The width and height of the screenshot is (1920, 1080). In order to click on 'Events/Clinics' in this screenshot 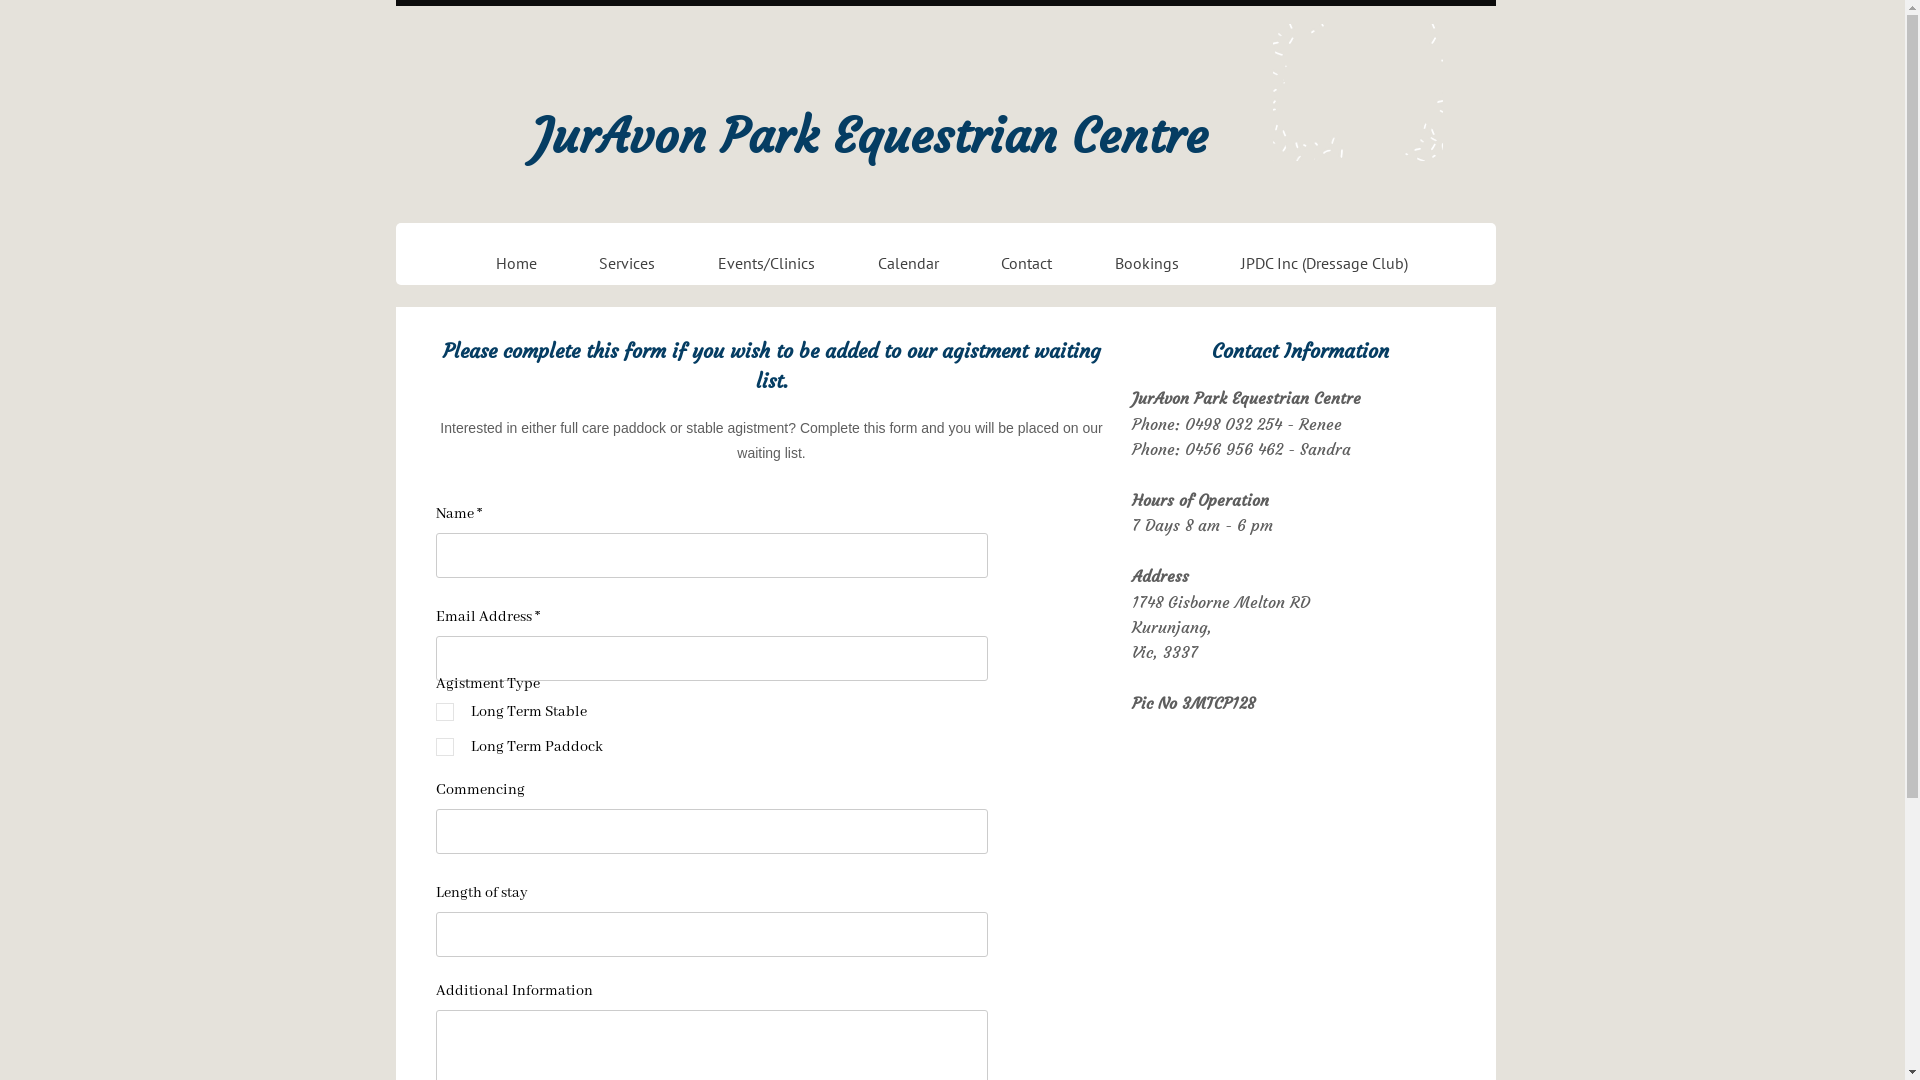, I will do `click(766, 261)`.